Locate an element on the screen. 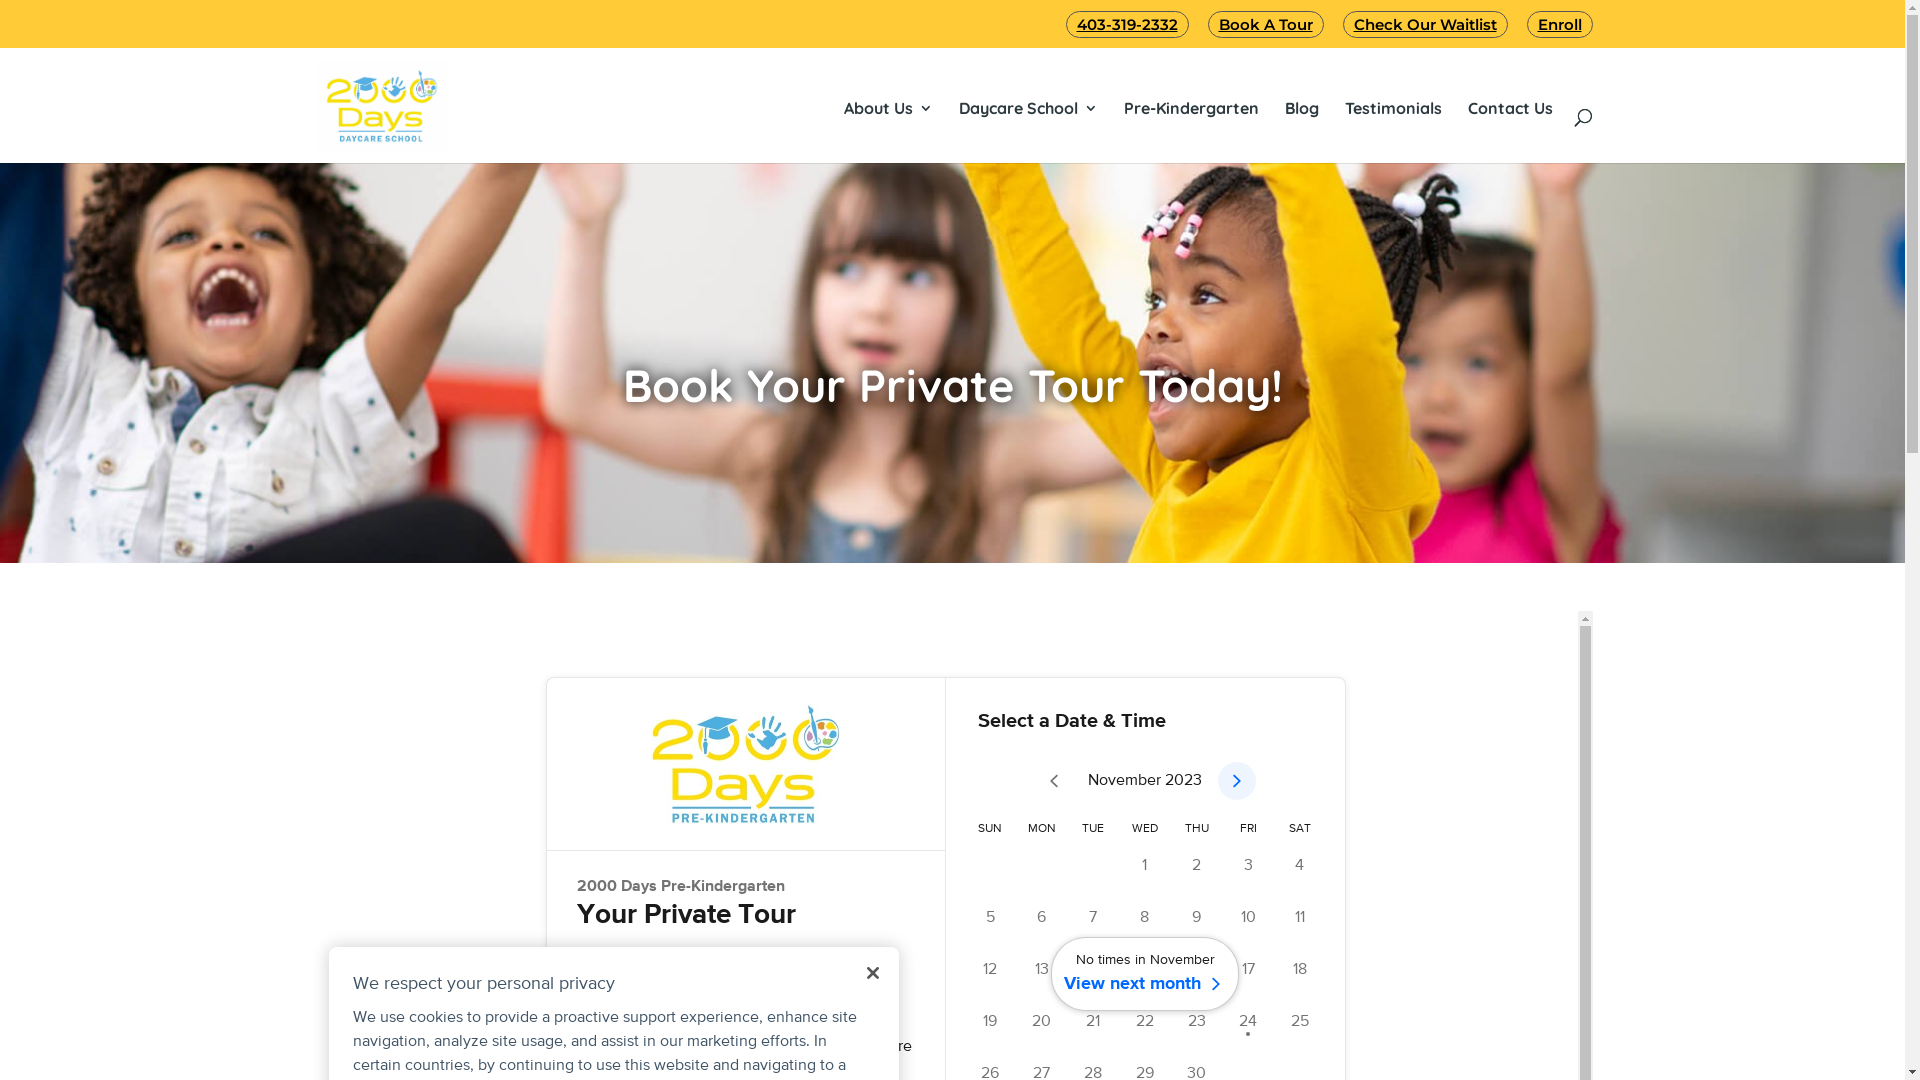  'Daycare School' is located at coordinates (957, 108).